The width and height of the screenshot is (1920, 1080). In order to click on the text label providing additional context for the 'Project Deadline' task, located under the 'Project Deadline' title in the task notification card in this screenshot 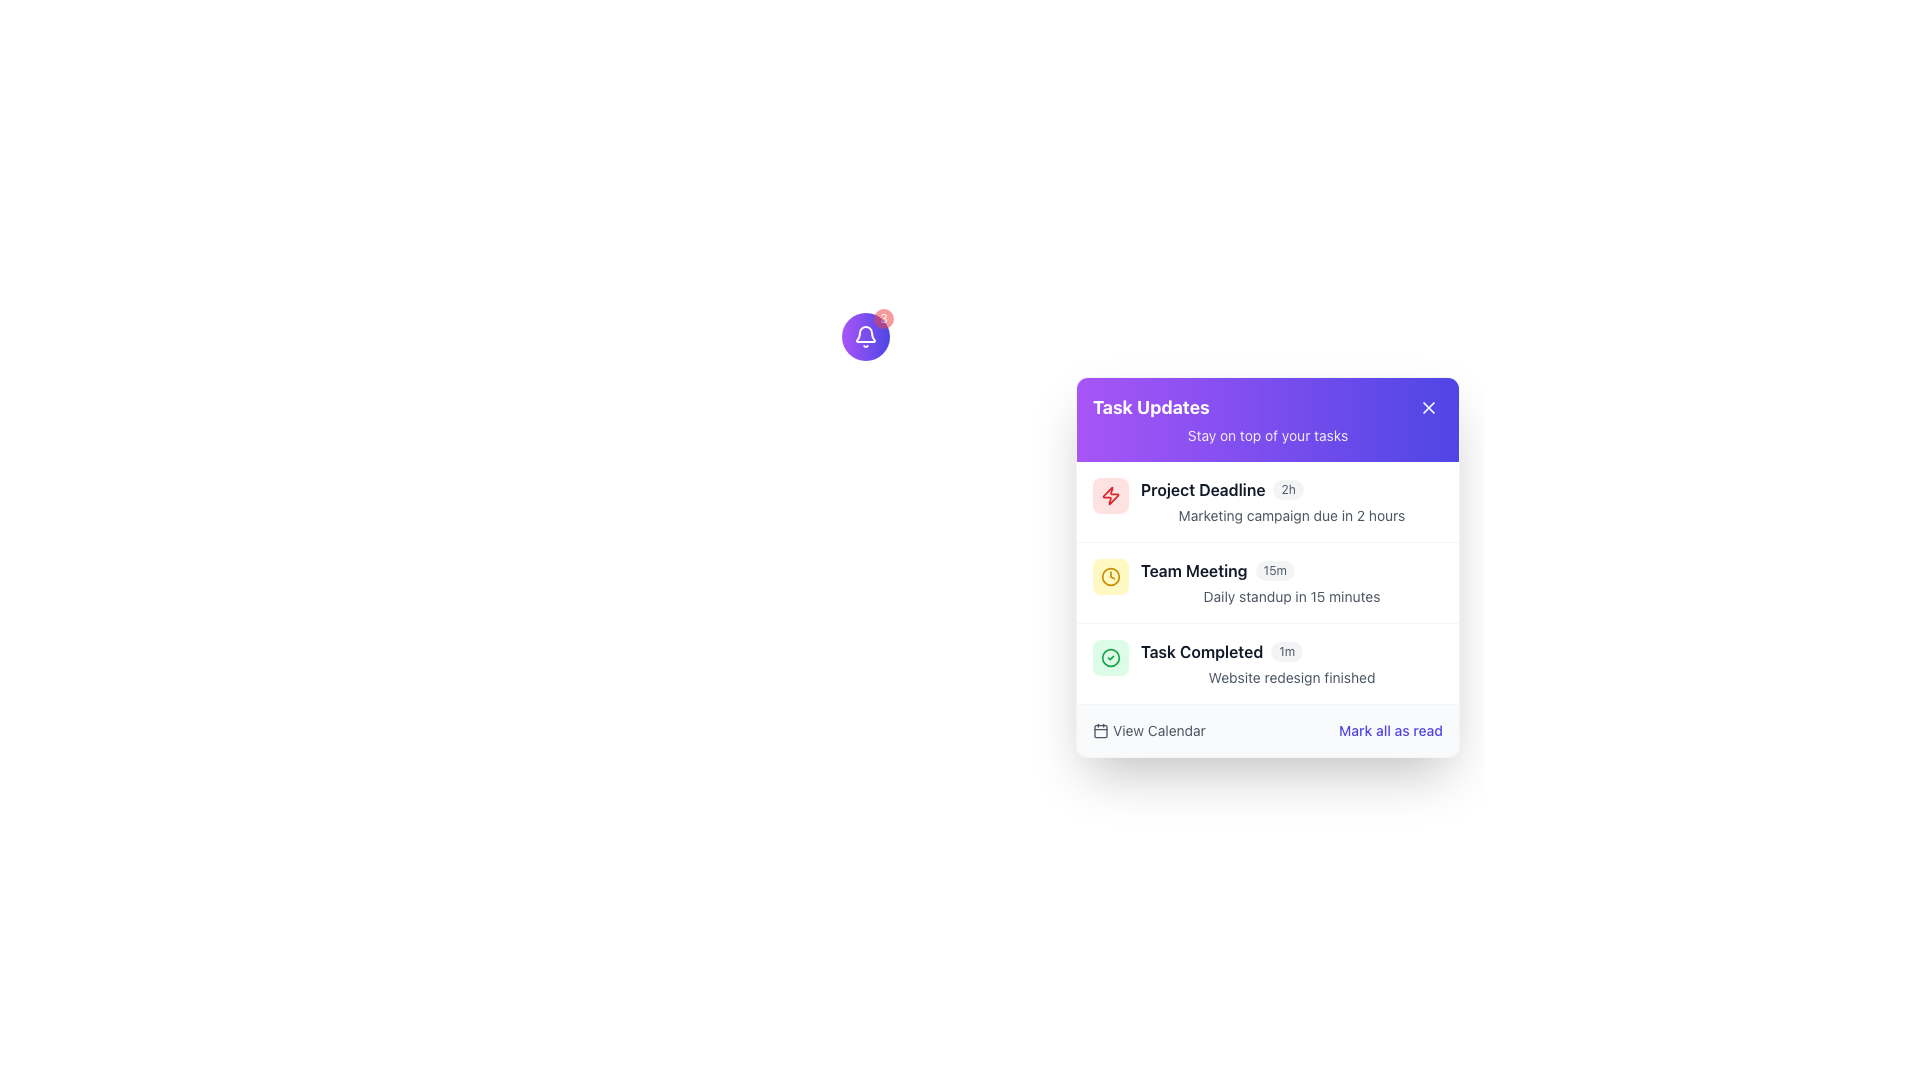, I will do `click(1291, 515)`.